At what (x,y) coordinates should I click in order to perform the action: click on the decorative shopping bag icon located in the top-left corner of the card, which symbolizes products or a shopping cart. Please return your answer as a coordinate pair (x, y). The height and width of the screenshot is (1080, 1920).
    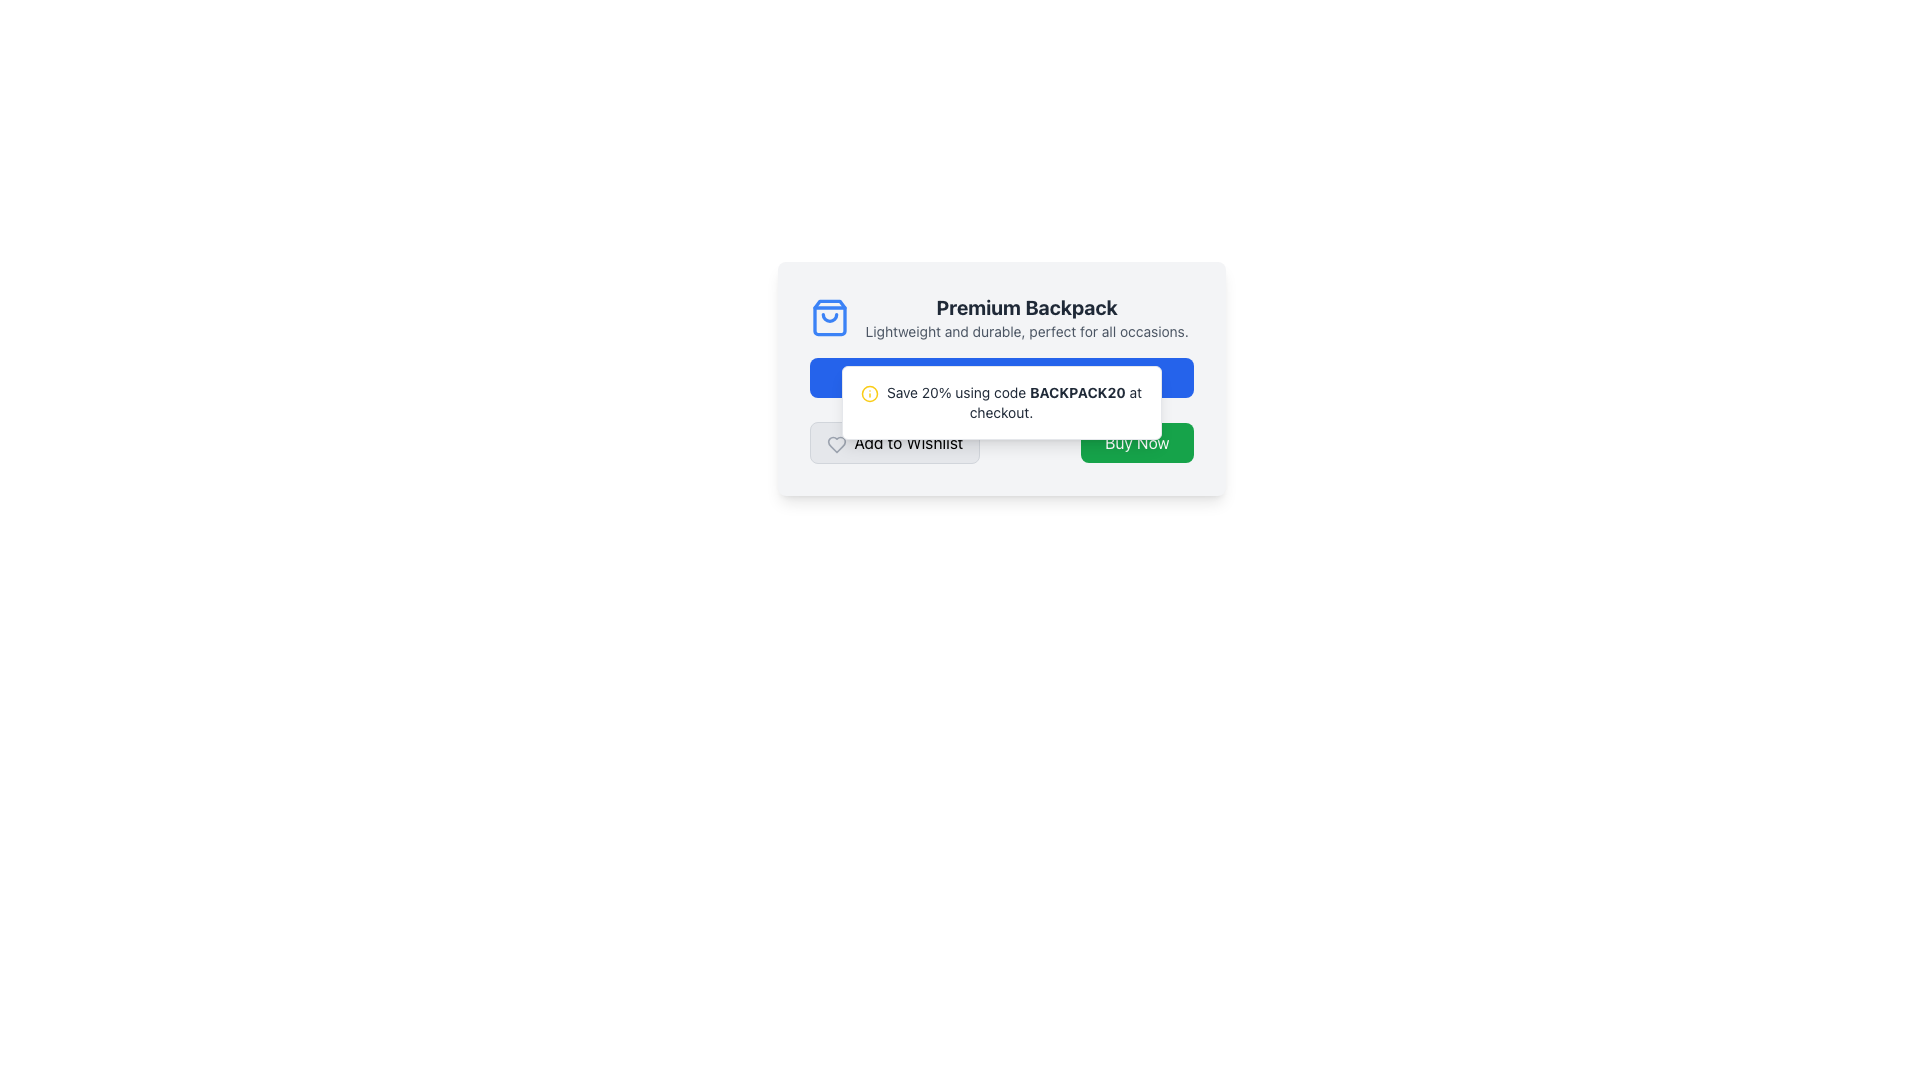
    Looking at the image, I should click on (829, 316).